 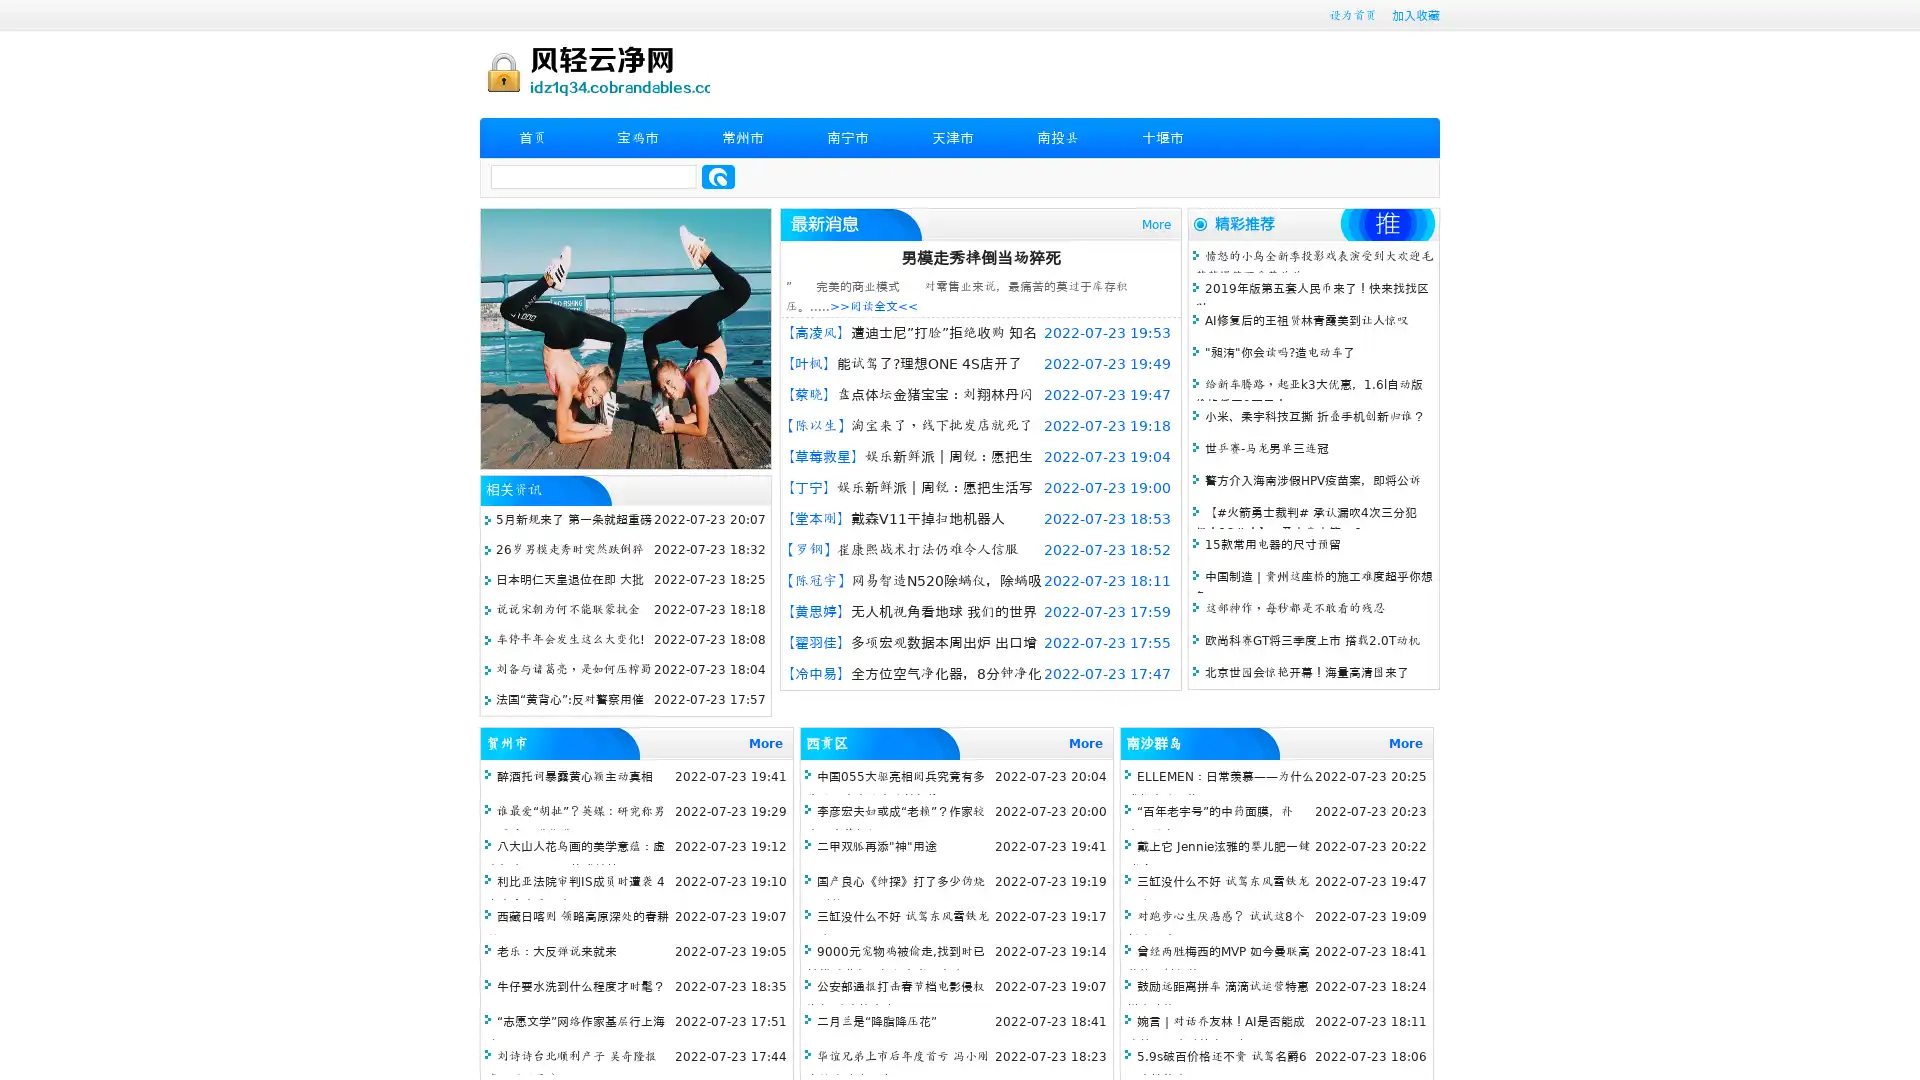 I want to click on Search, so click(x=718, y=176).